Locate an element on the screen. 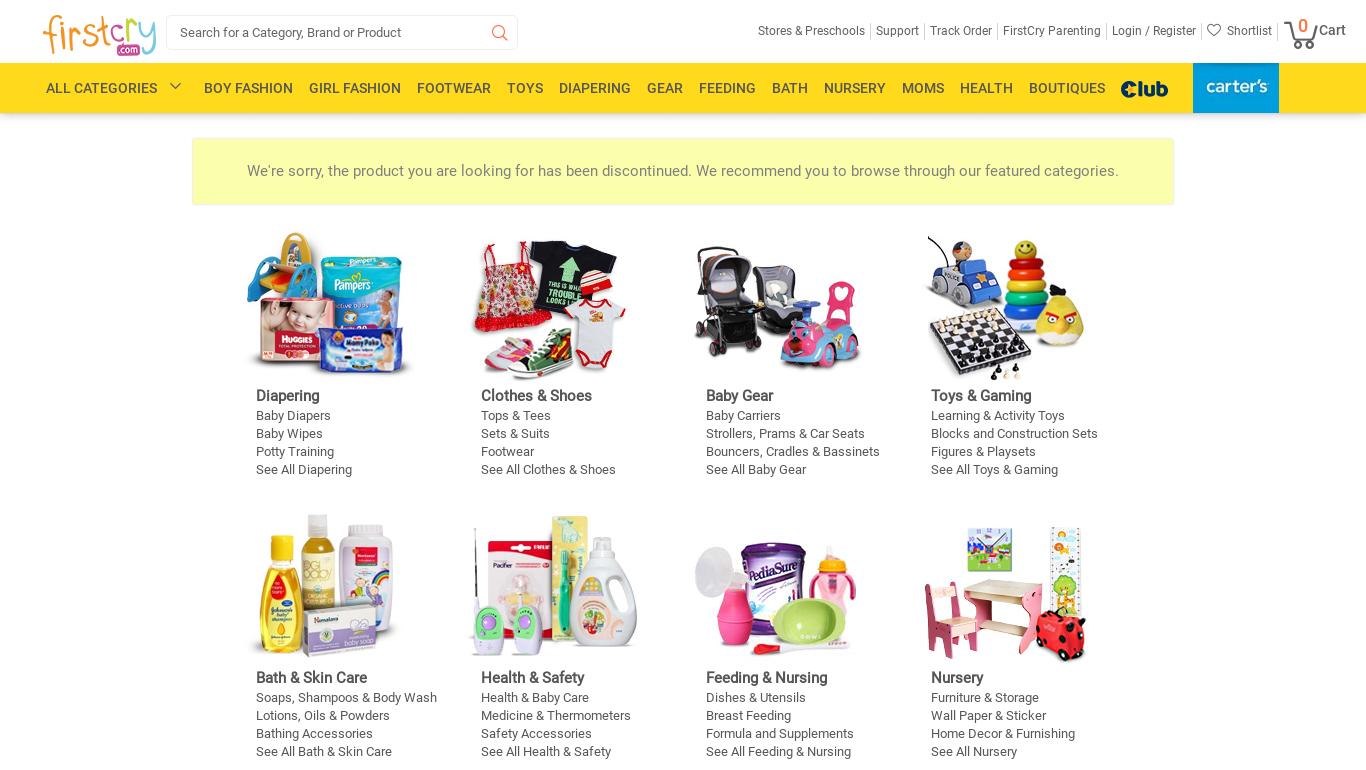 This screenshot has width=1366, height=770. 'Footwear' is located at coordinates (453, 87).